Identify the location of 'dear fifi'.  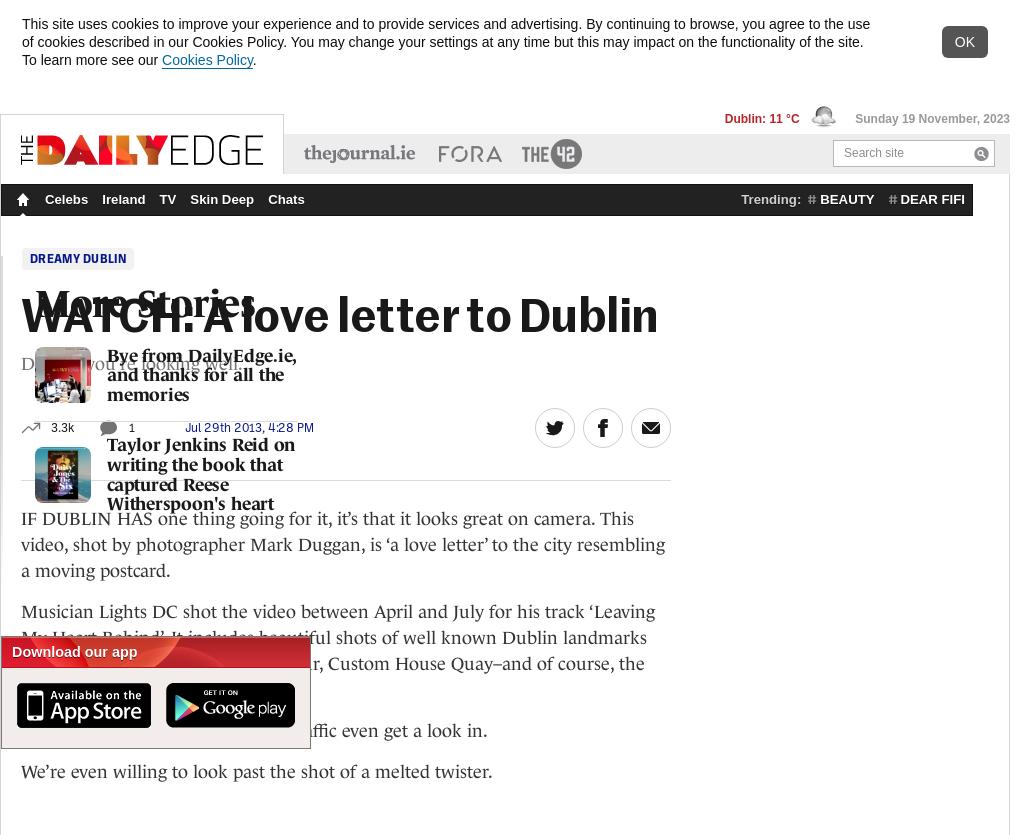
(931, 199).